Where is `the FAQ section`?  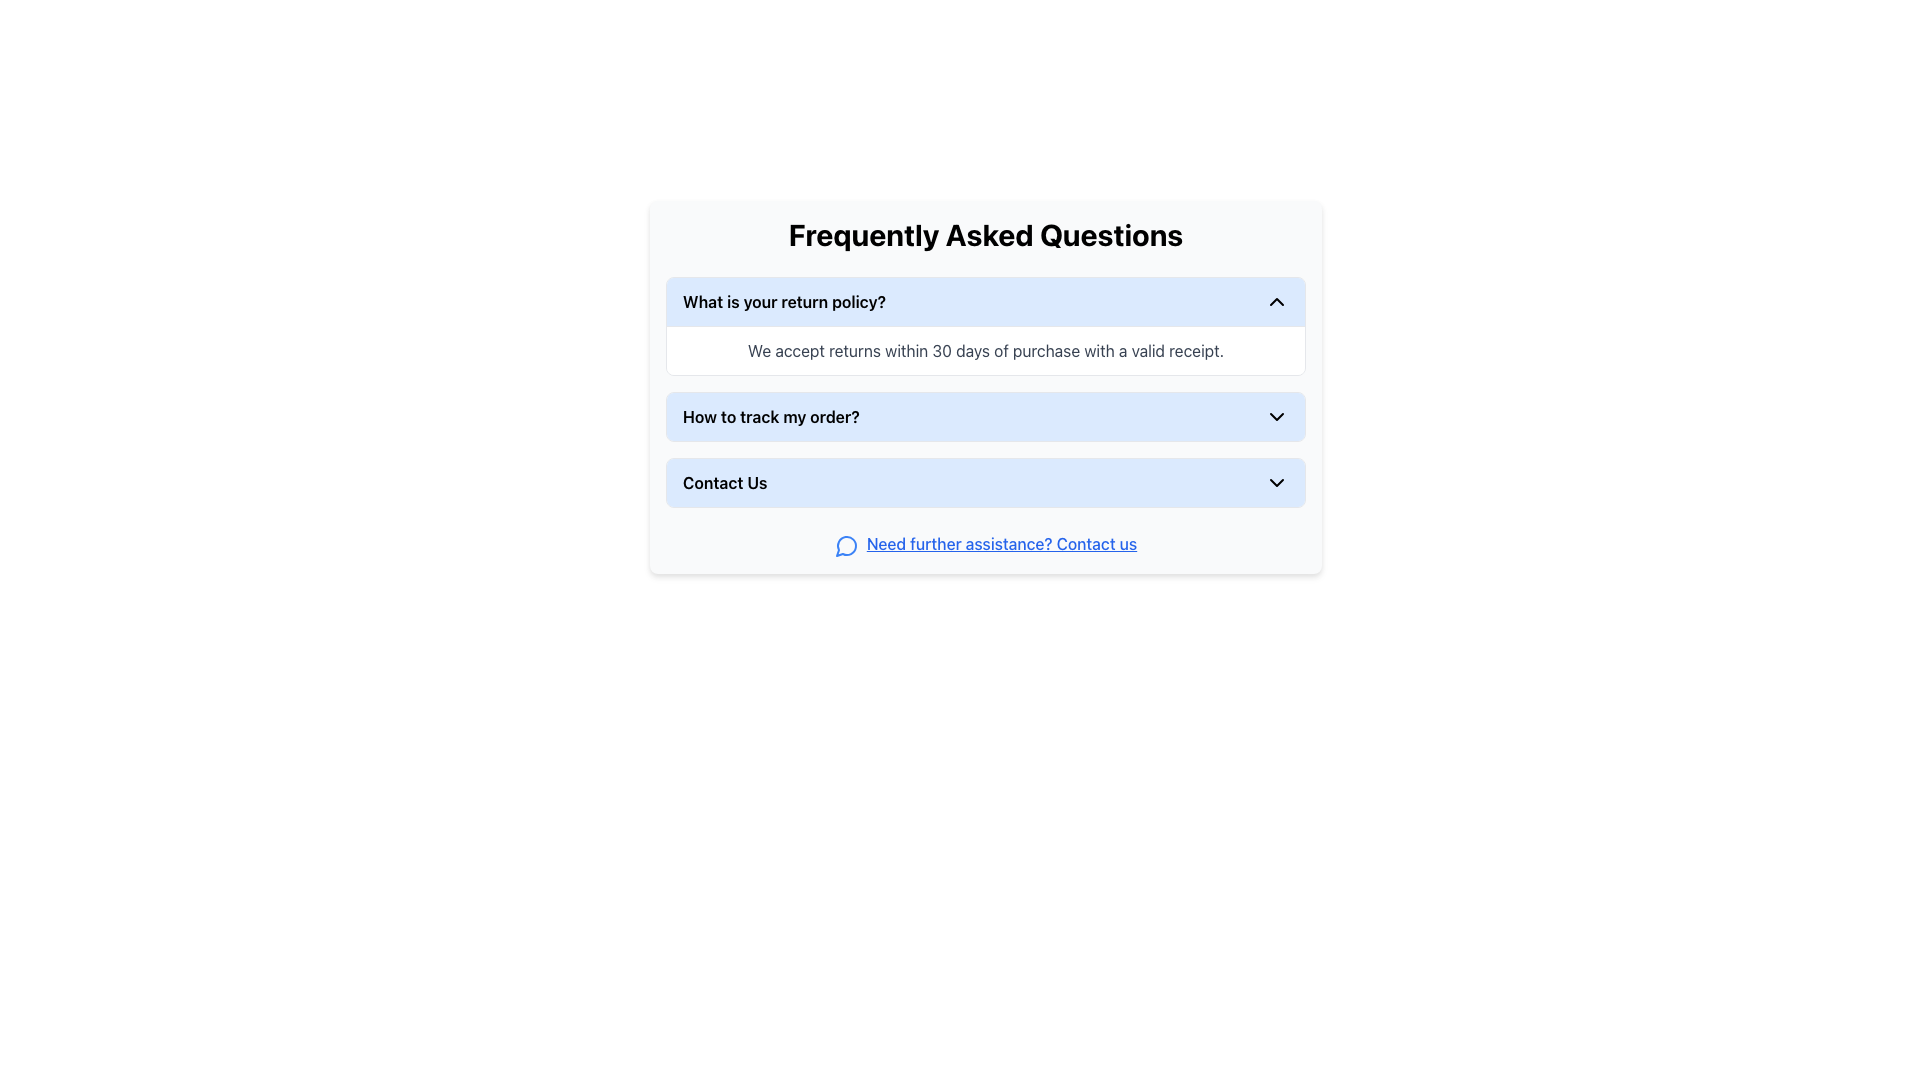 the FAQ section is located at coordinates (985, 234).